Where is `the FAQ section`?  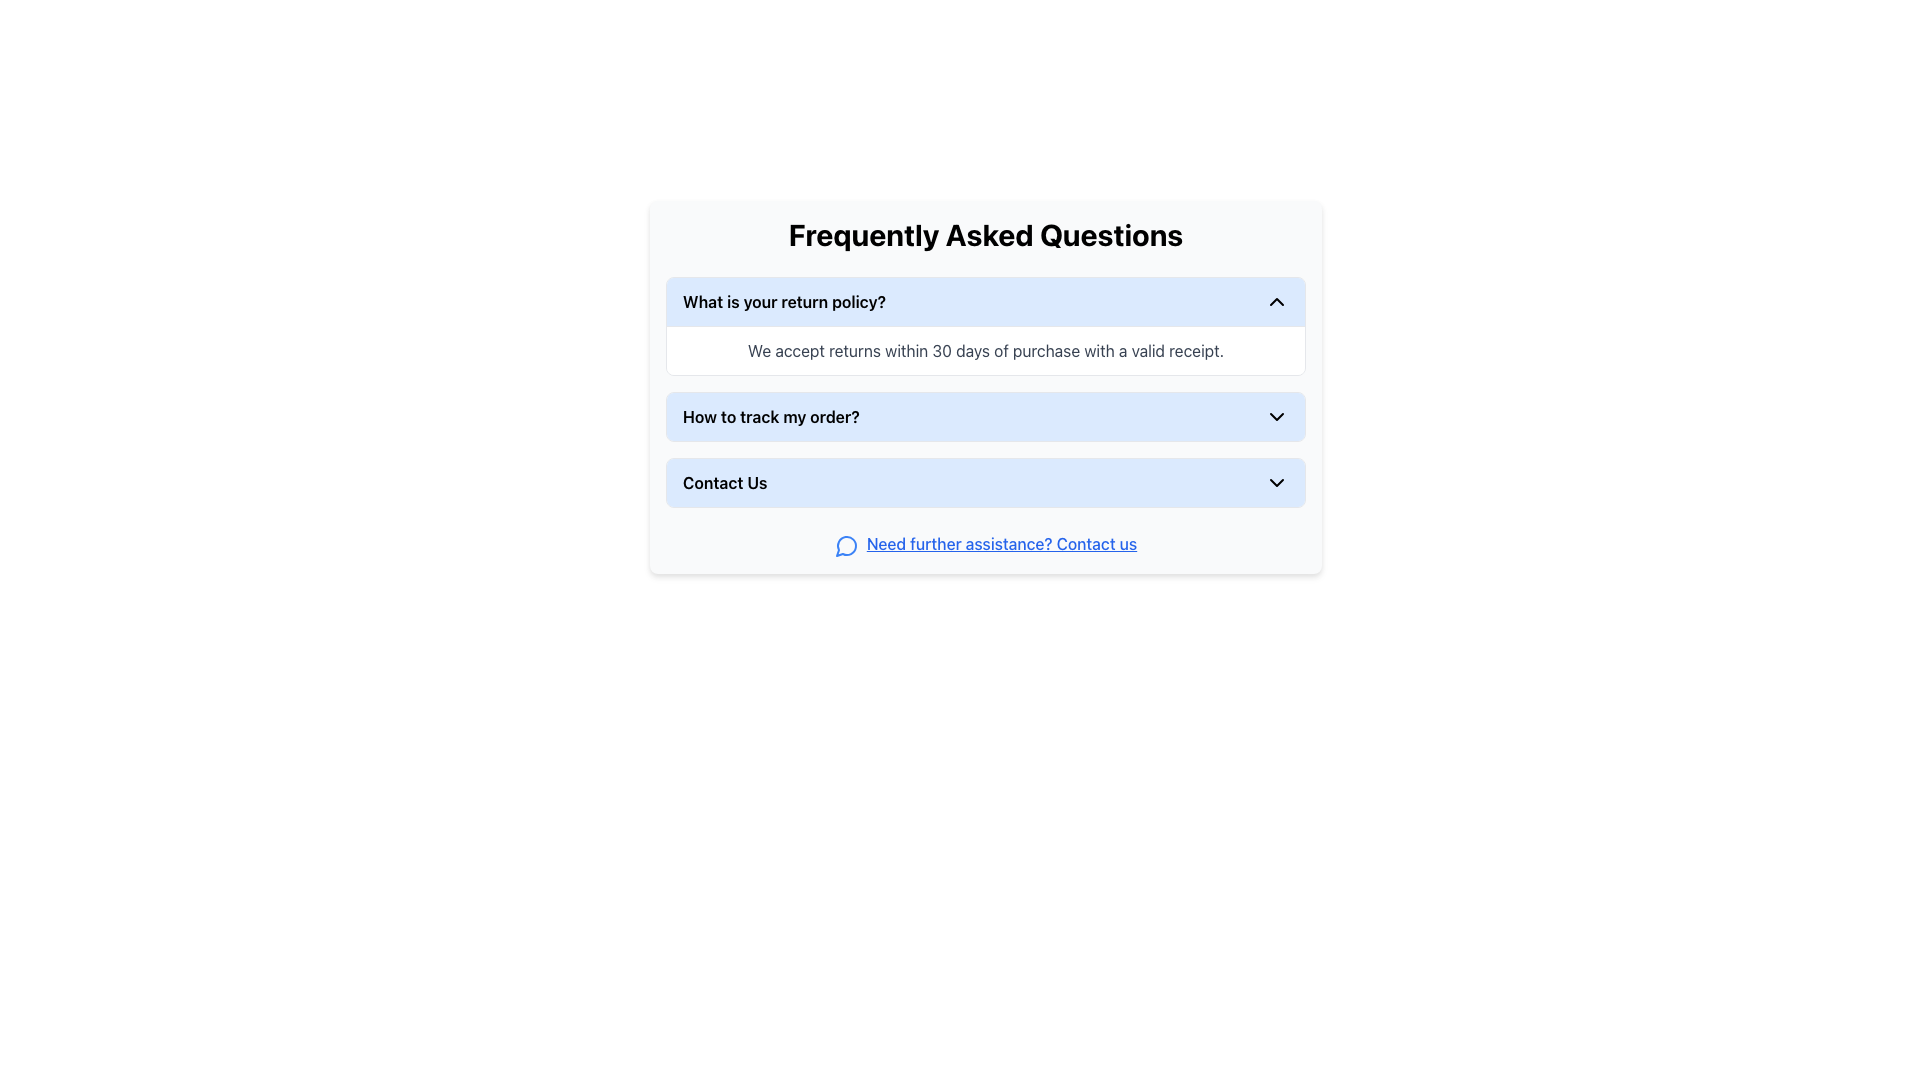 the FAQ section is located at coordinates (985, 234).